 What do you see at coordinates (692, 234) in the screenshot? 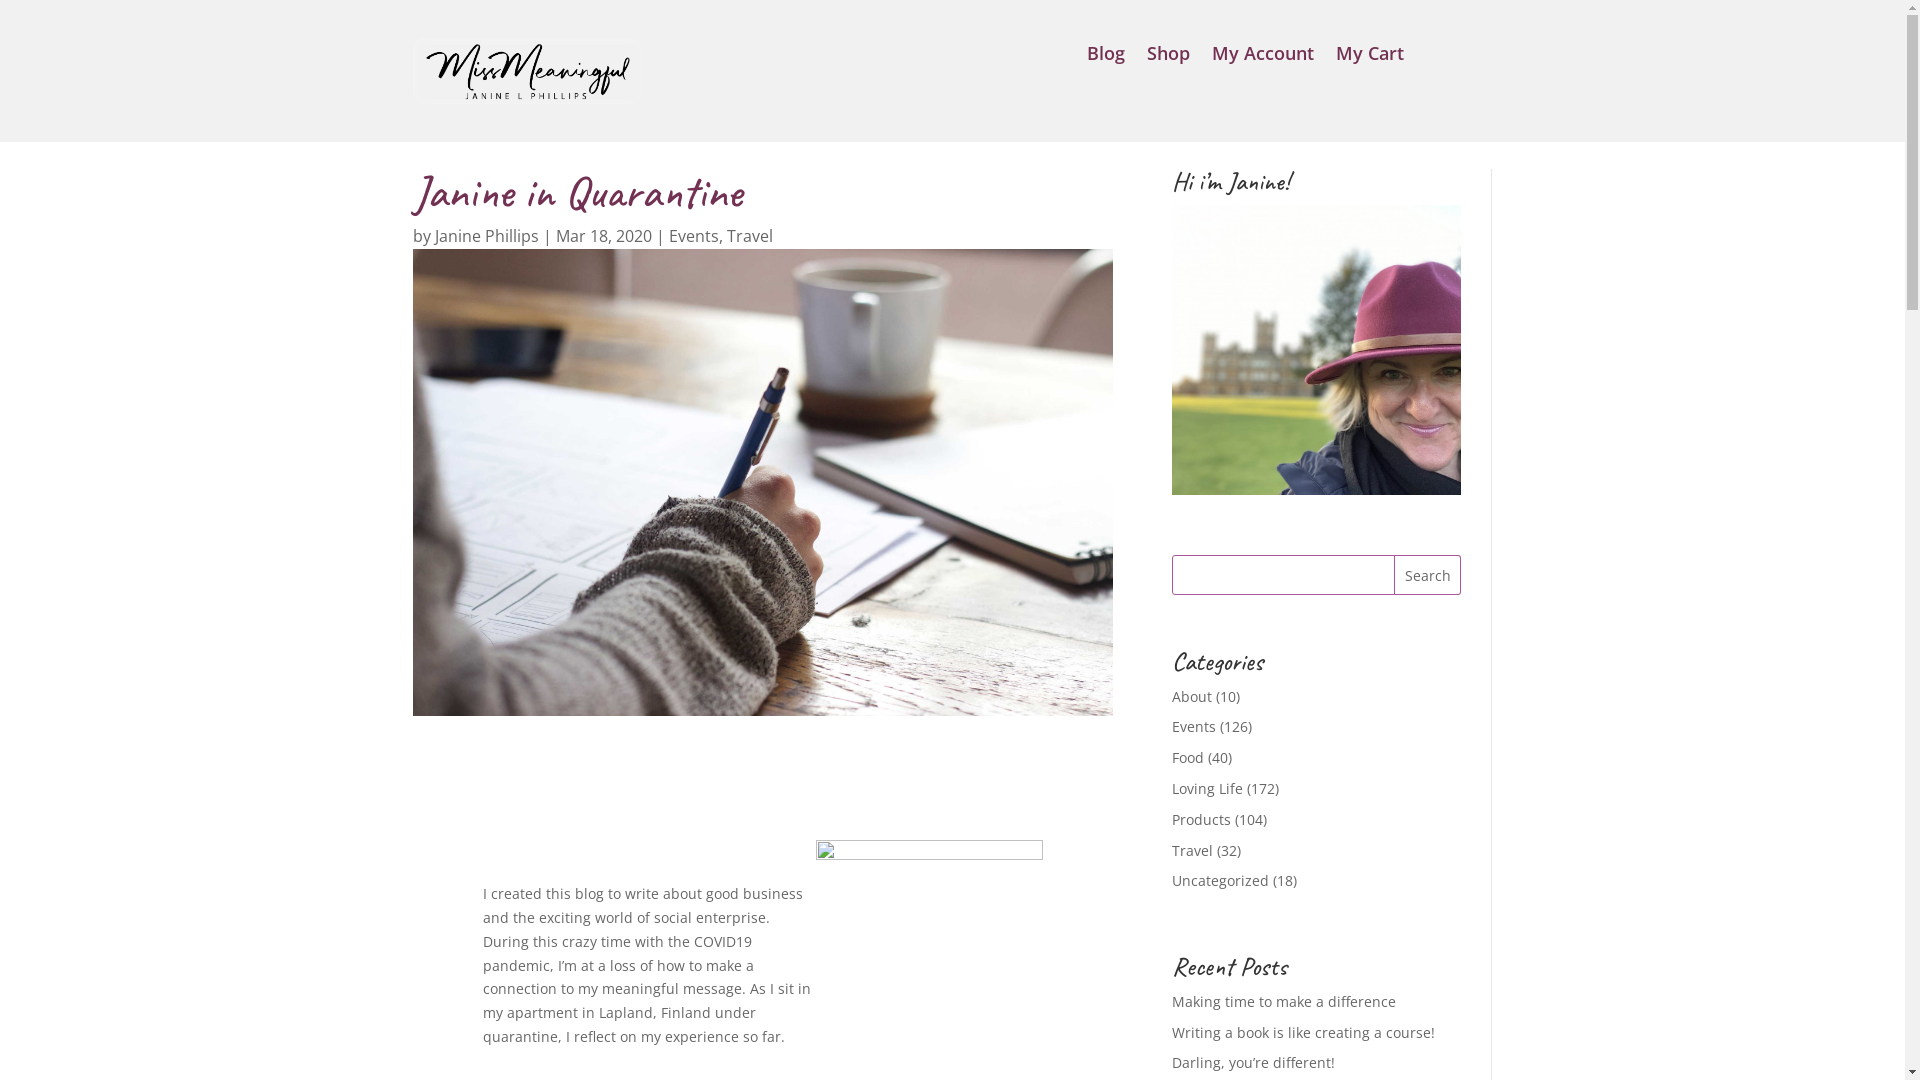
I see `'Events'` at bounding box center [692, 234].